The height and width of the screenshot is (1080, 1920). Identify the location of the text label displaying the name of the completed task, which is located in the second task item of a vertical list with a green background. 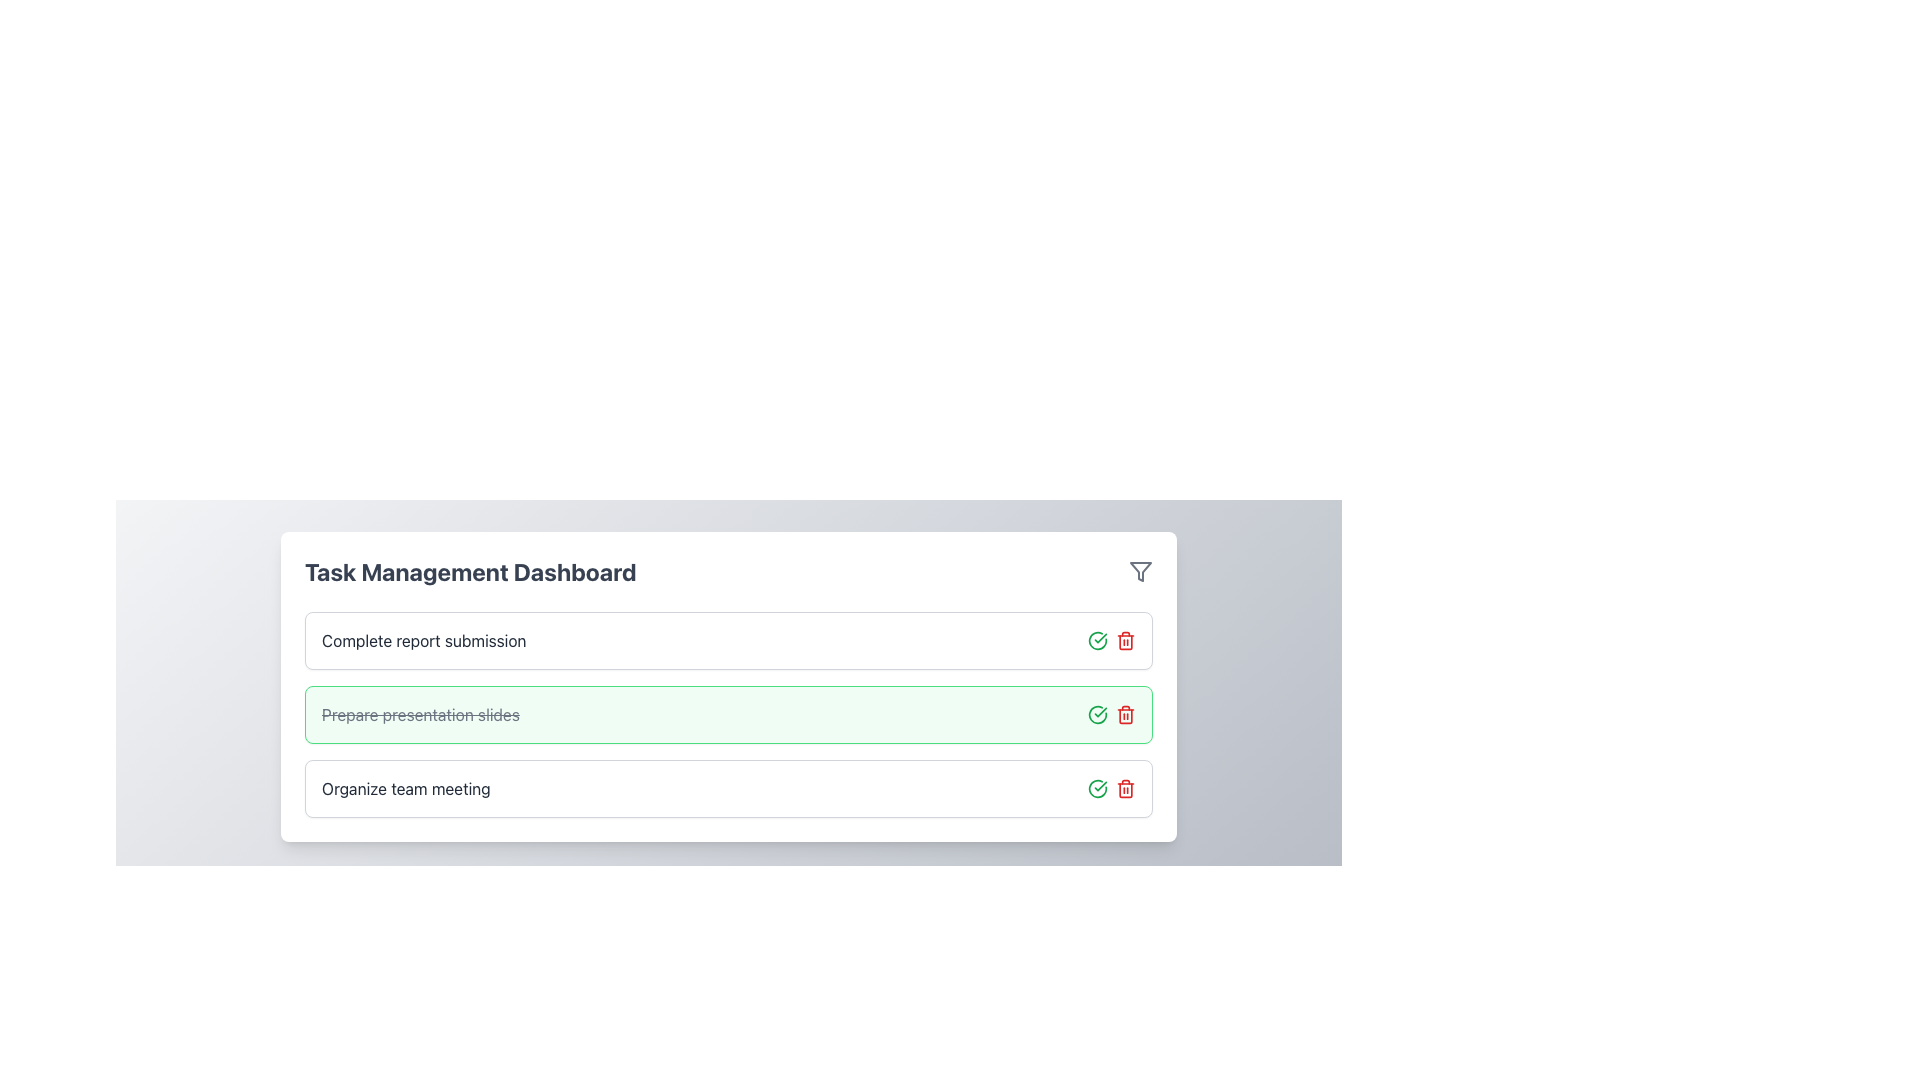
(419, 713).